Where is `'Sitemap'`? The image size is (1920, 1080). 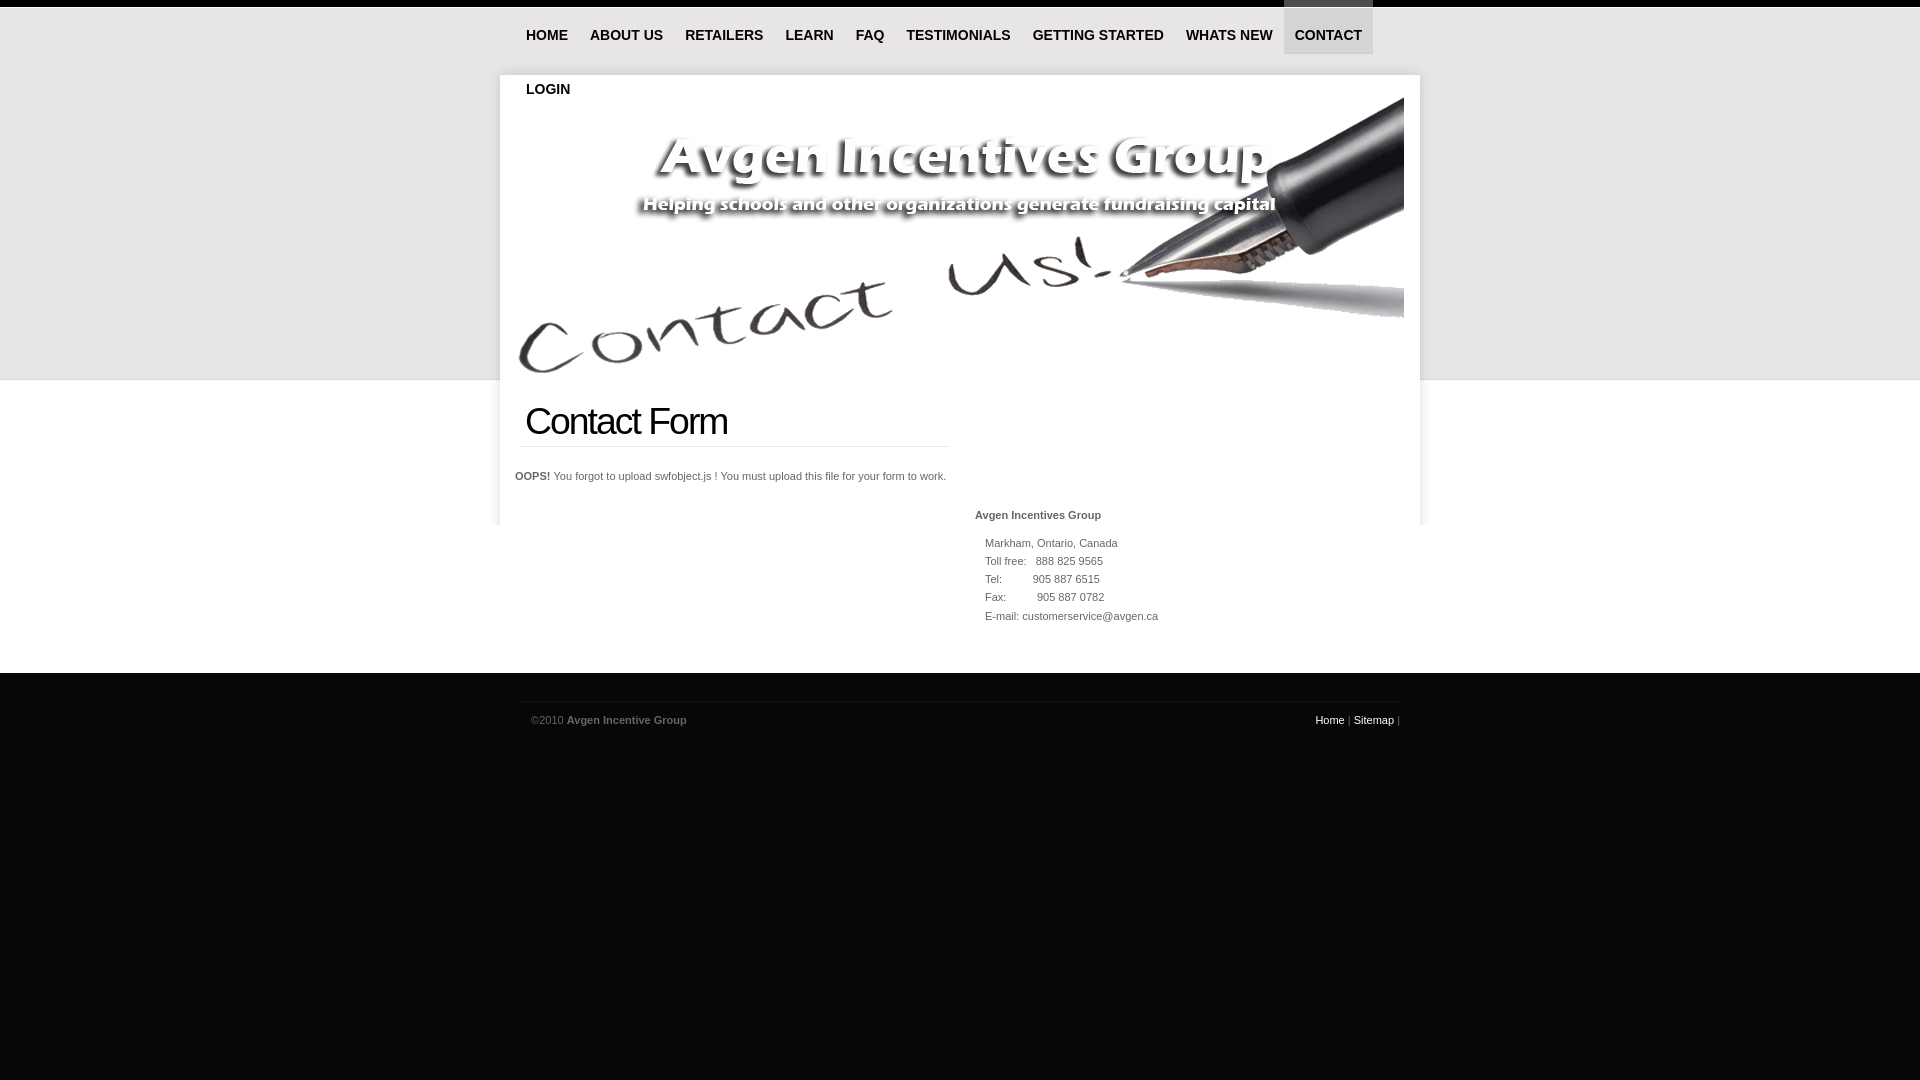
'Sitemap' is located at coordinates (1372, 720).